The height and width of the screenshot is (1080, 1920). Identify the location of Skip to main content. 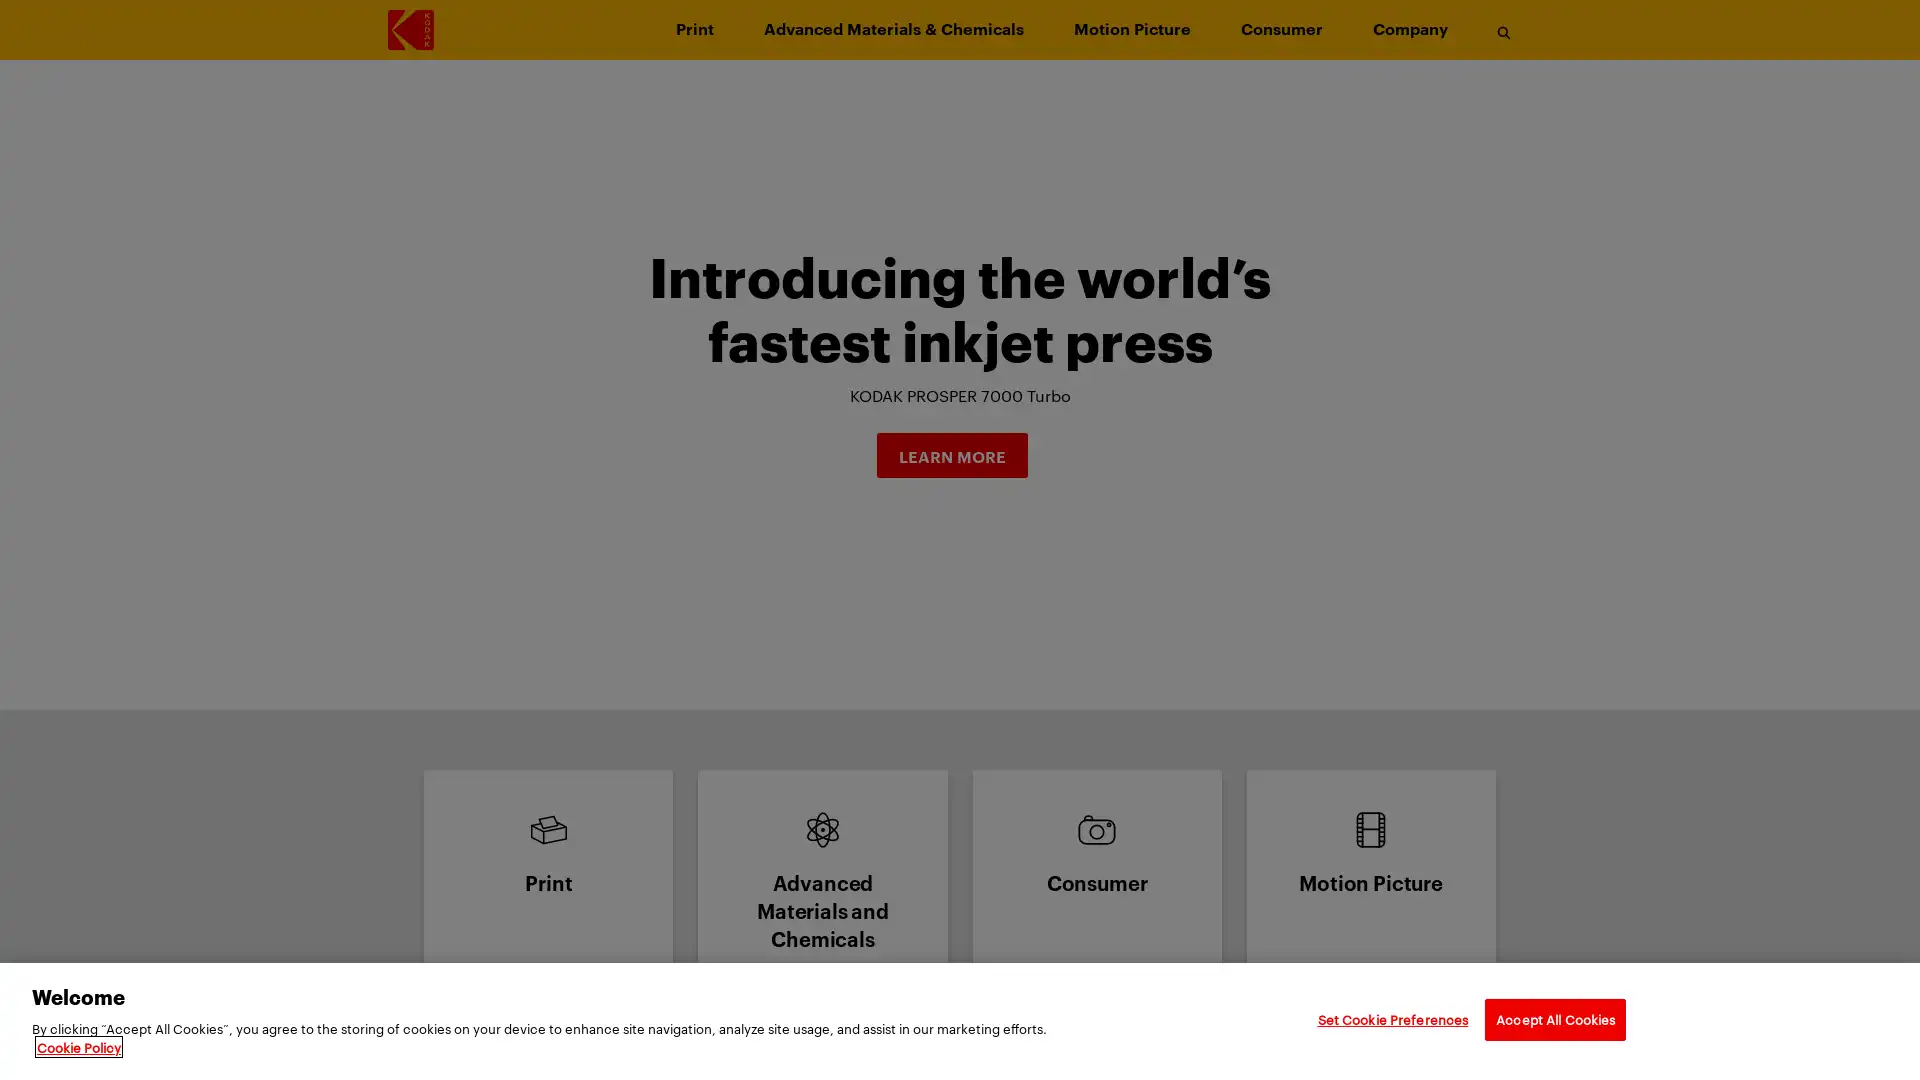
(1049, 74).